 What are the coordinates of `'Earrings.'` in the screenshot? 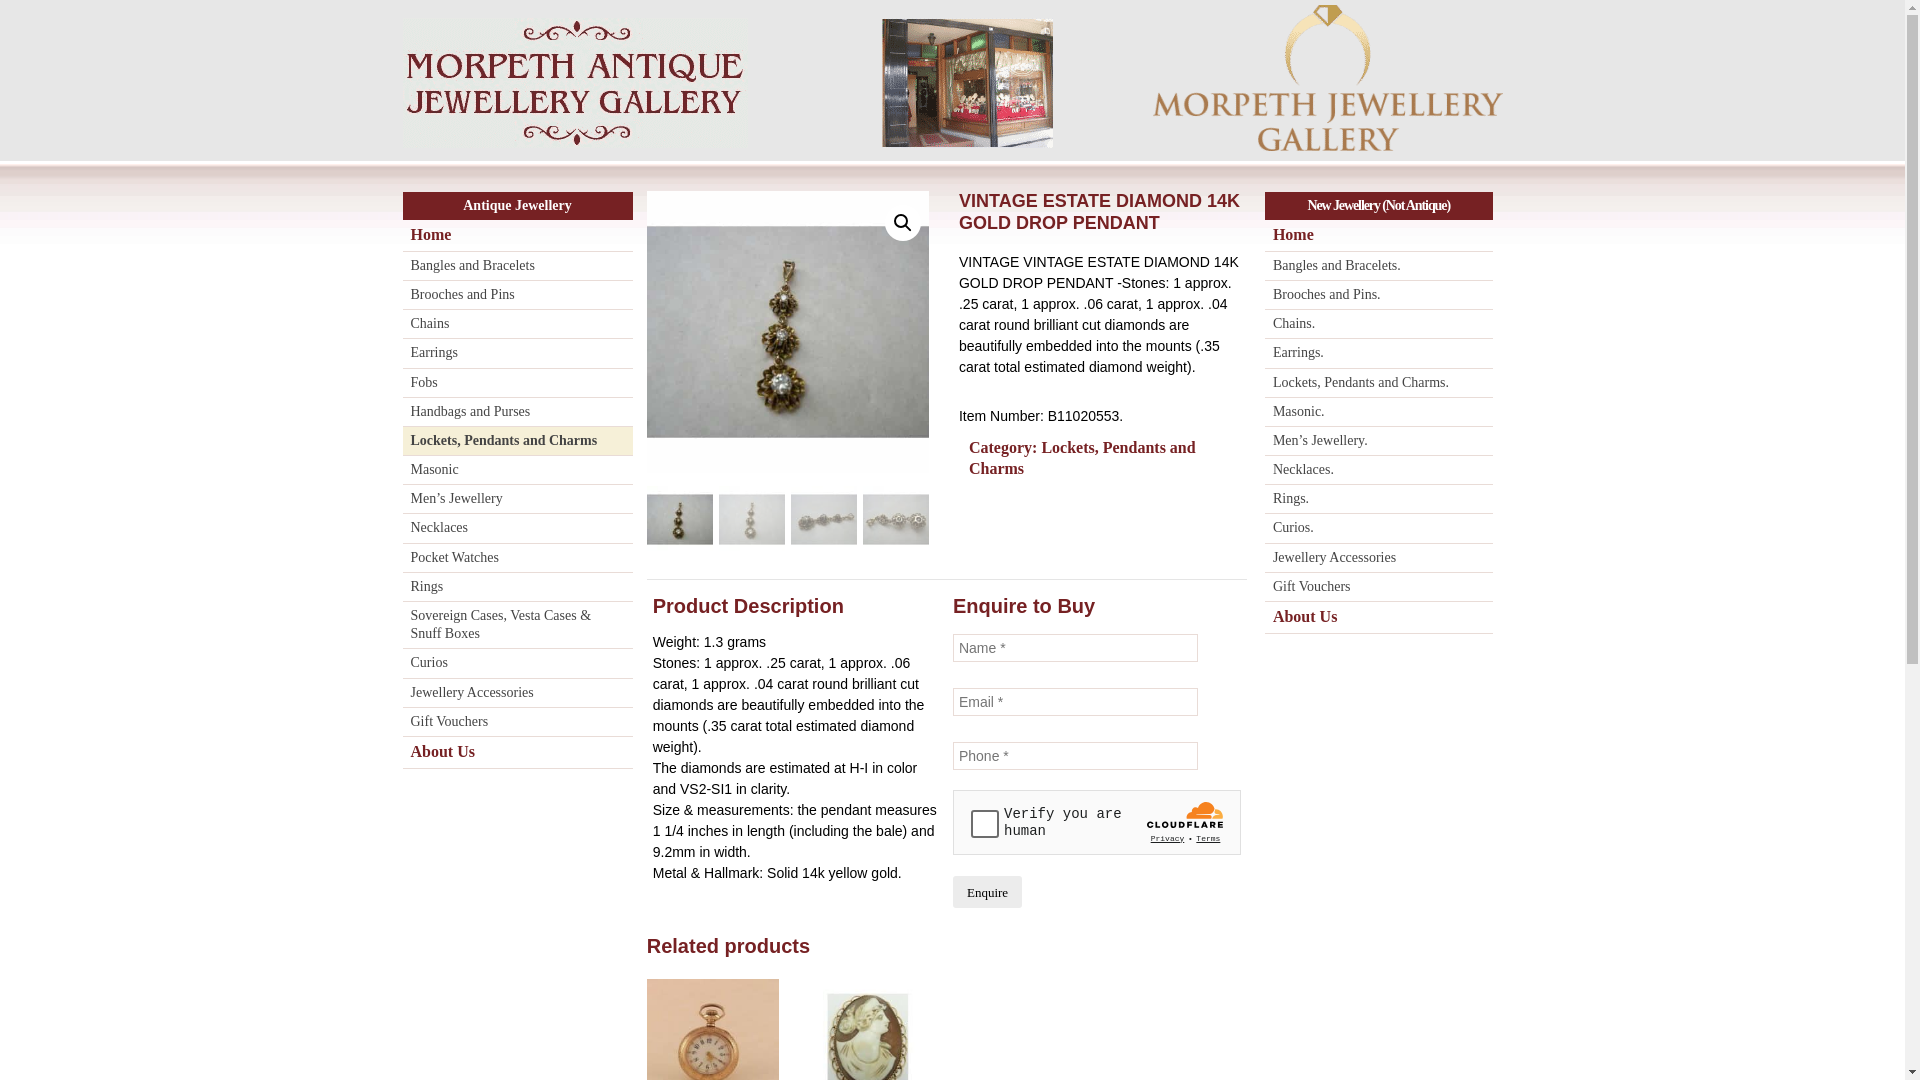 It's located at (1377, 352).